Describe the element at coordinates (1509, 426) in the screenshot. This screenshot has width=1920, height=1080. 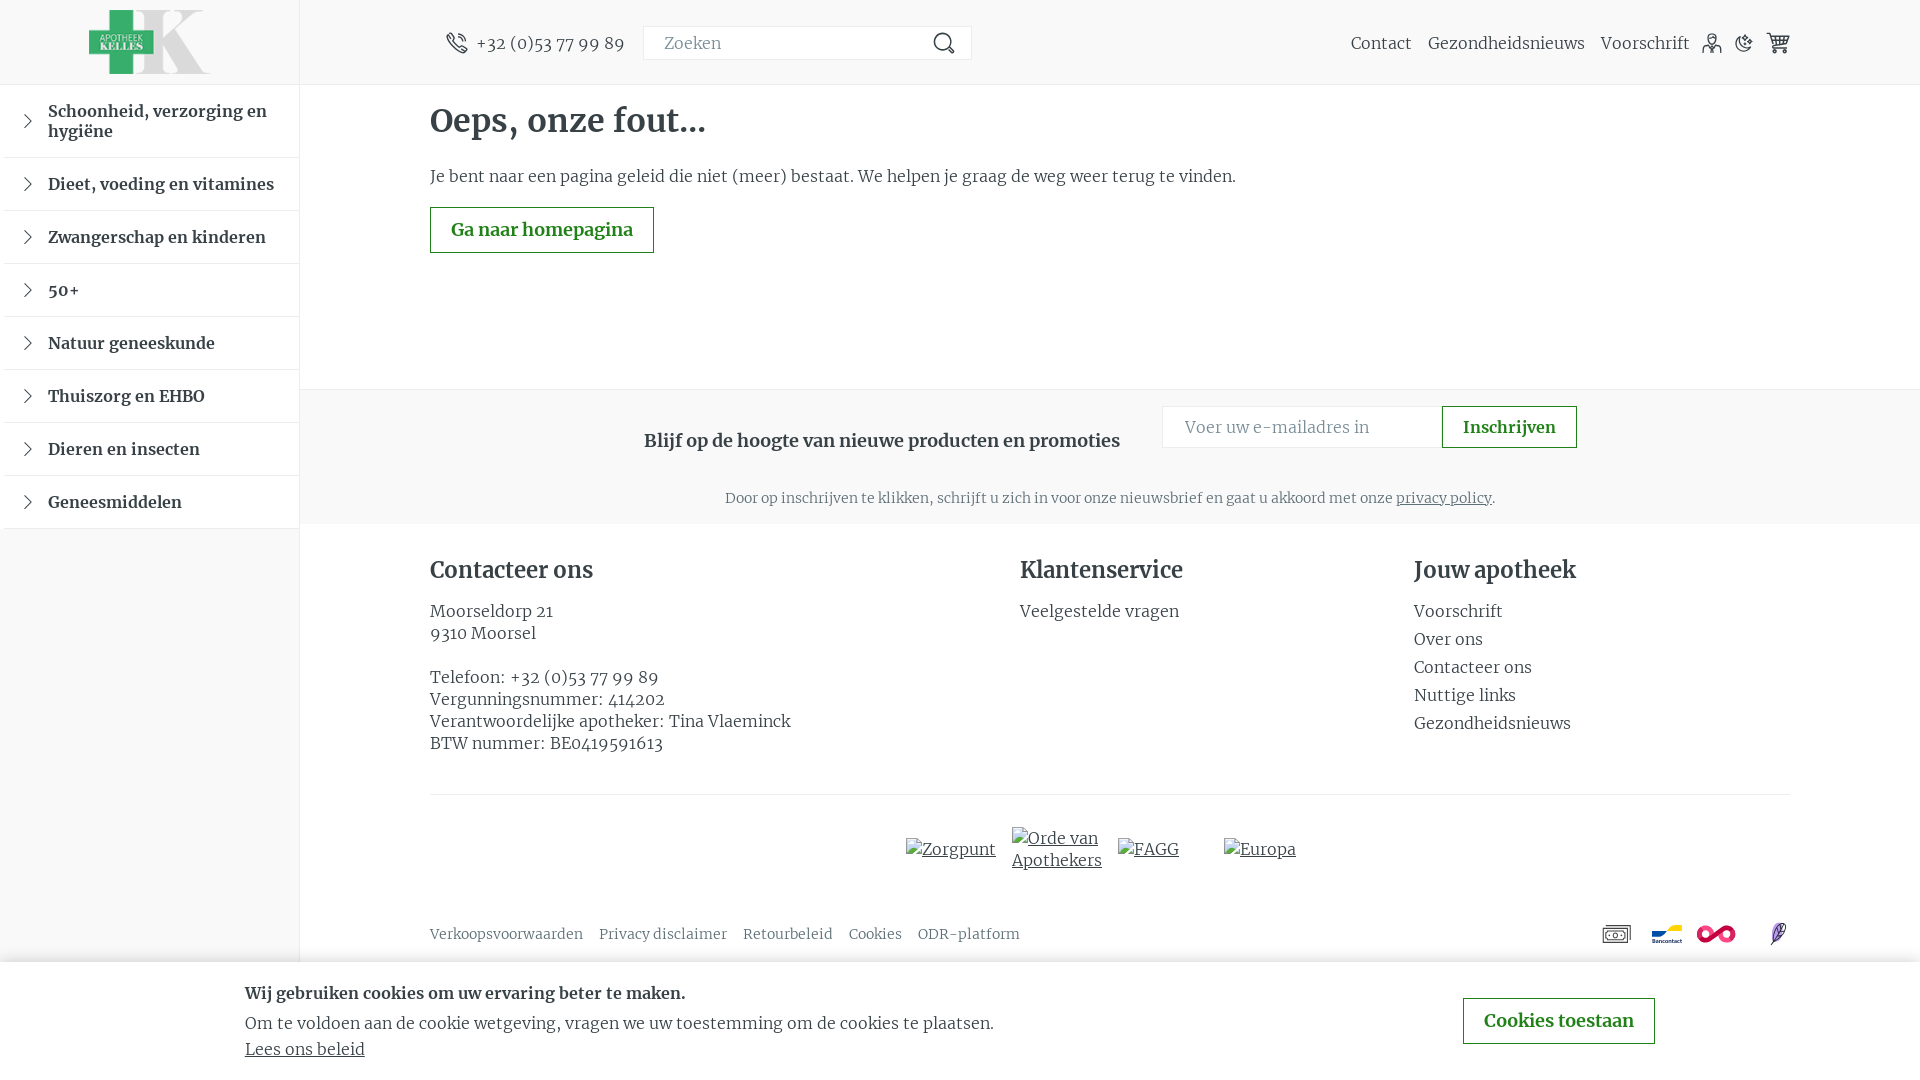
I see `'Inschrijven'` at that location.